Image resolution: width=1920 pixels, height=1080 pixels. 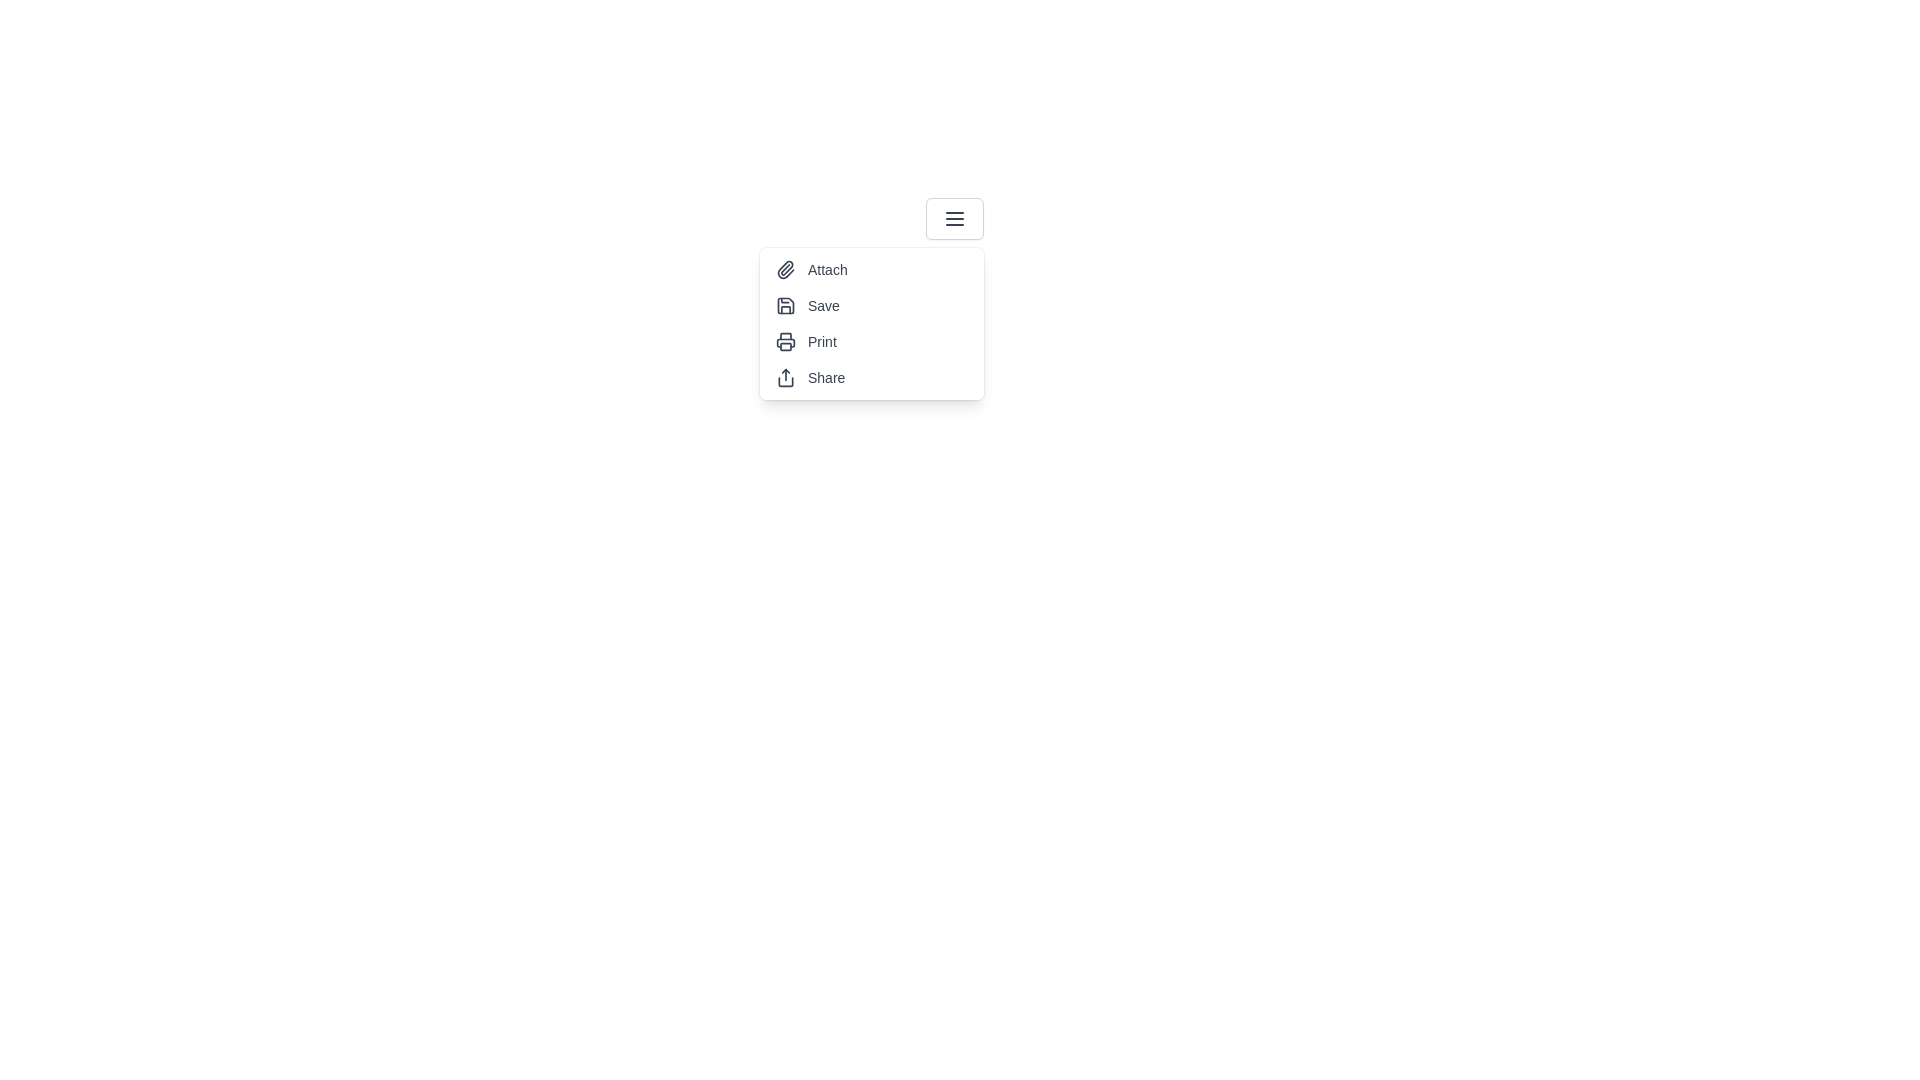 I want to click on the menu icon button represented by three horizontal lines stacked vertically, located in the top-right region of the grouping of UI components, so click(x=954, y=219).